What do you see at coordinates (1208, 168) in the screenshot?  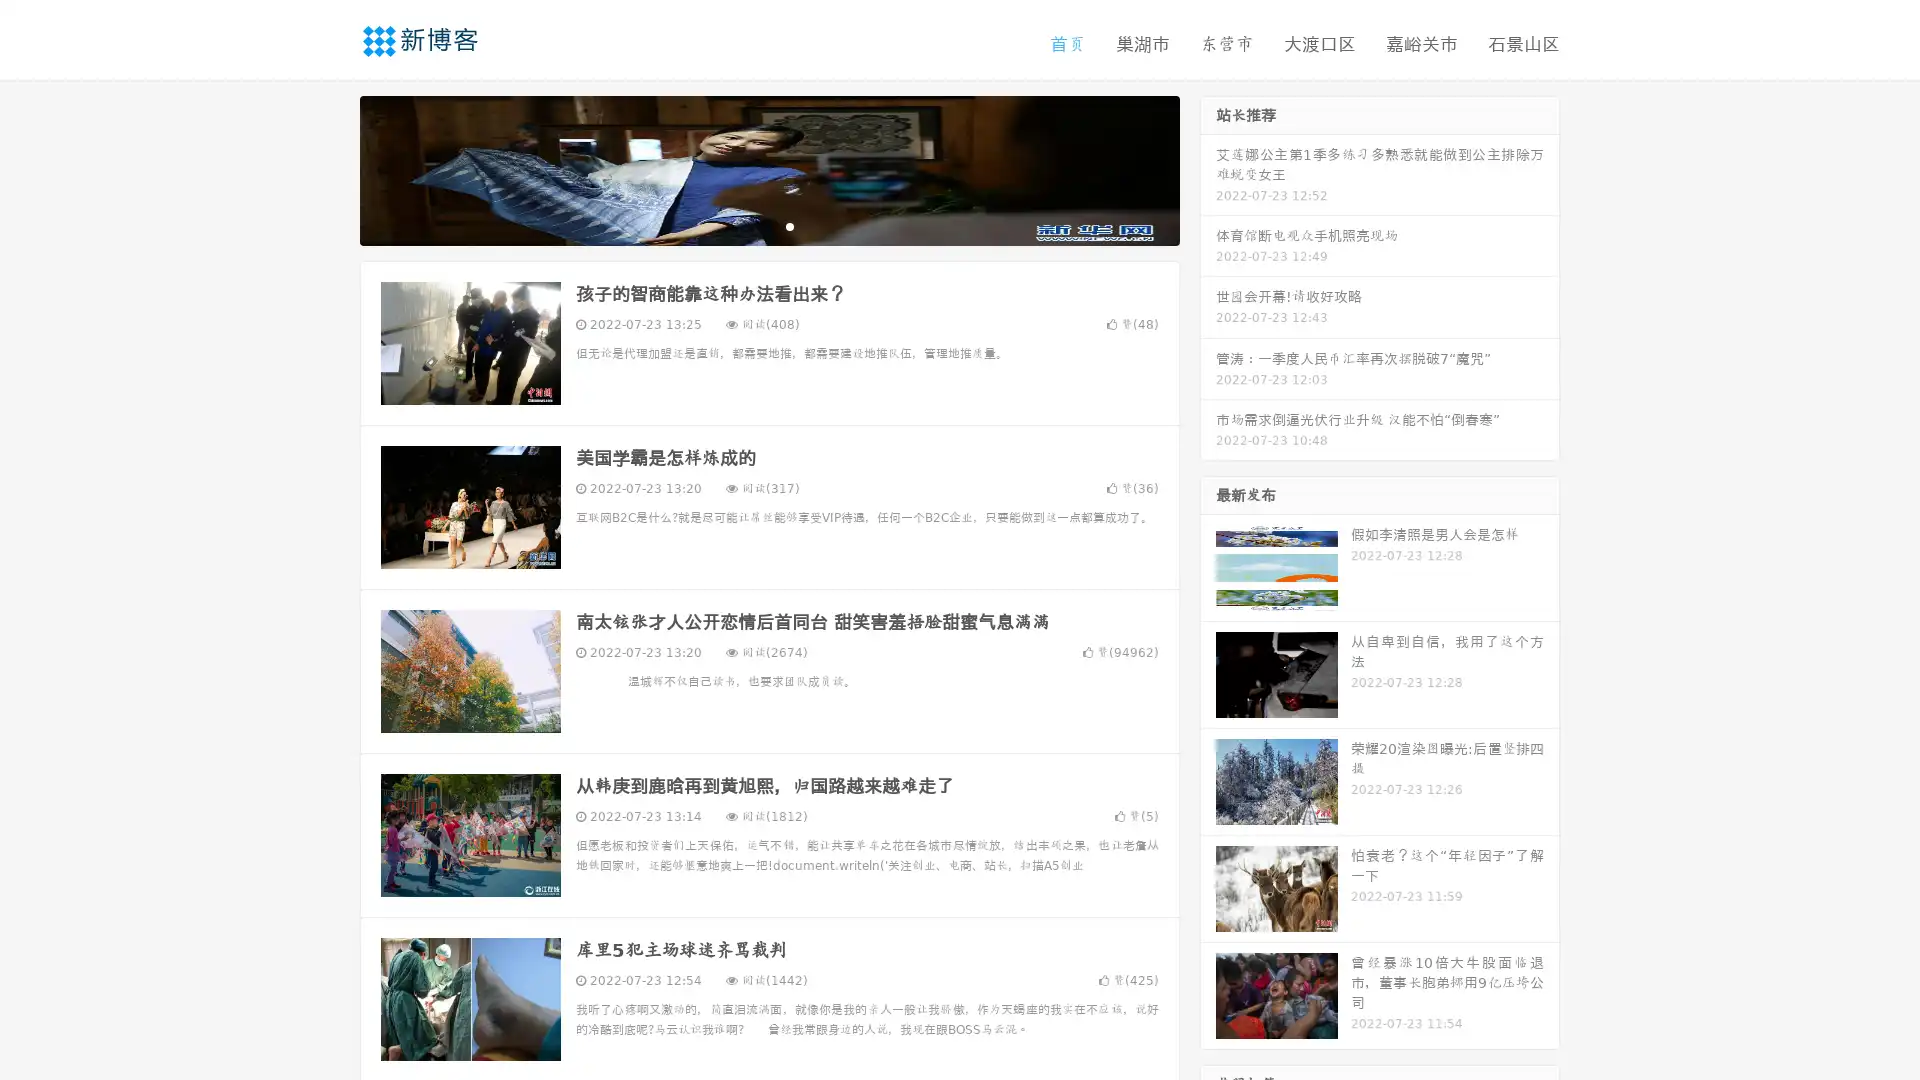 I see `Next slide` at bounding box center [1208, 168].